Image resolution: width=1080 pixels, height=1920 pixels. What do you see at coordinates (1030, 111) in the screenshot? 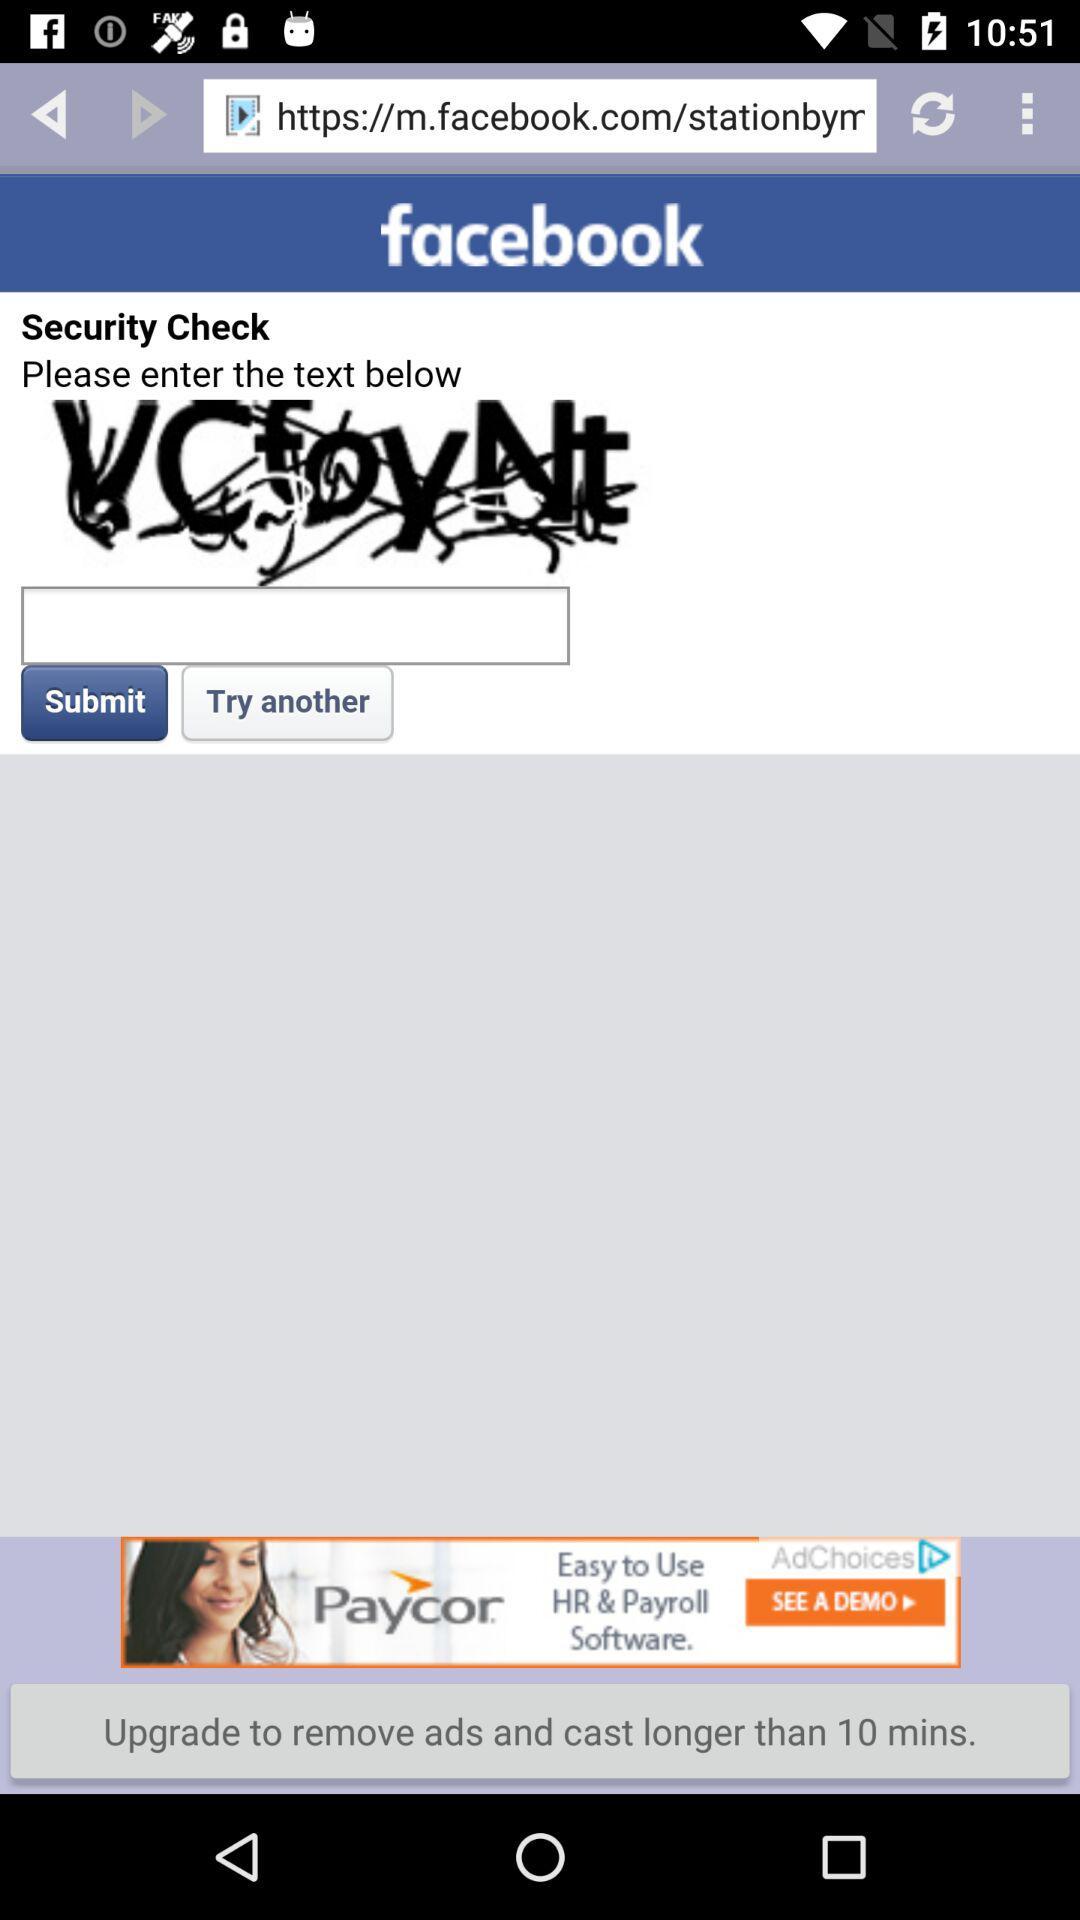
I see `options` at bounding box center [1030, 111].